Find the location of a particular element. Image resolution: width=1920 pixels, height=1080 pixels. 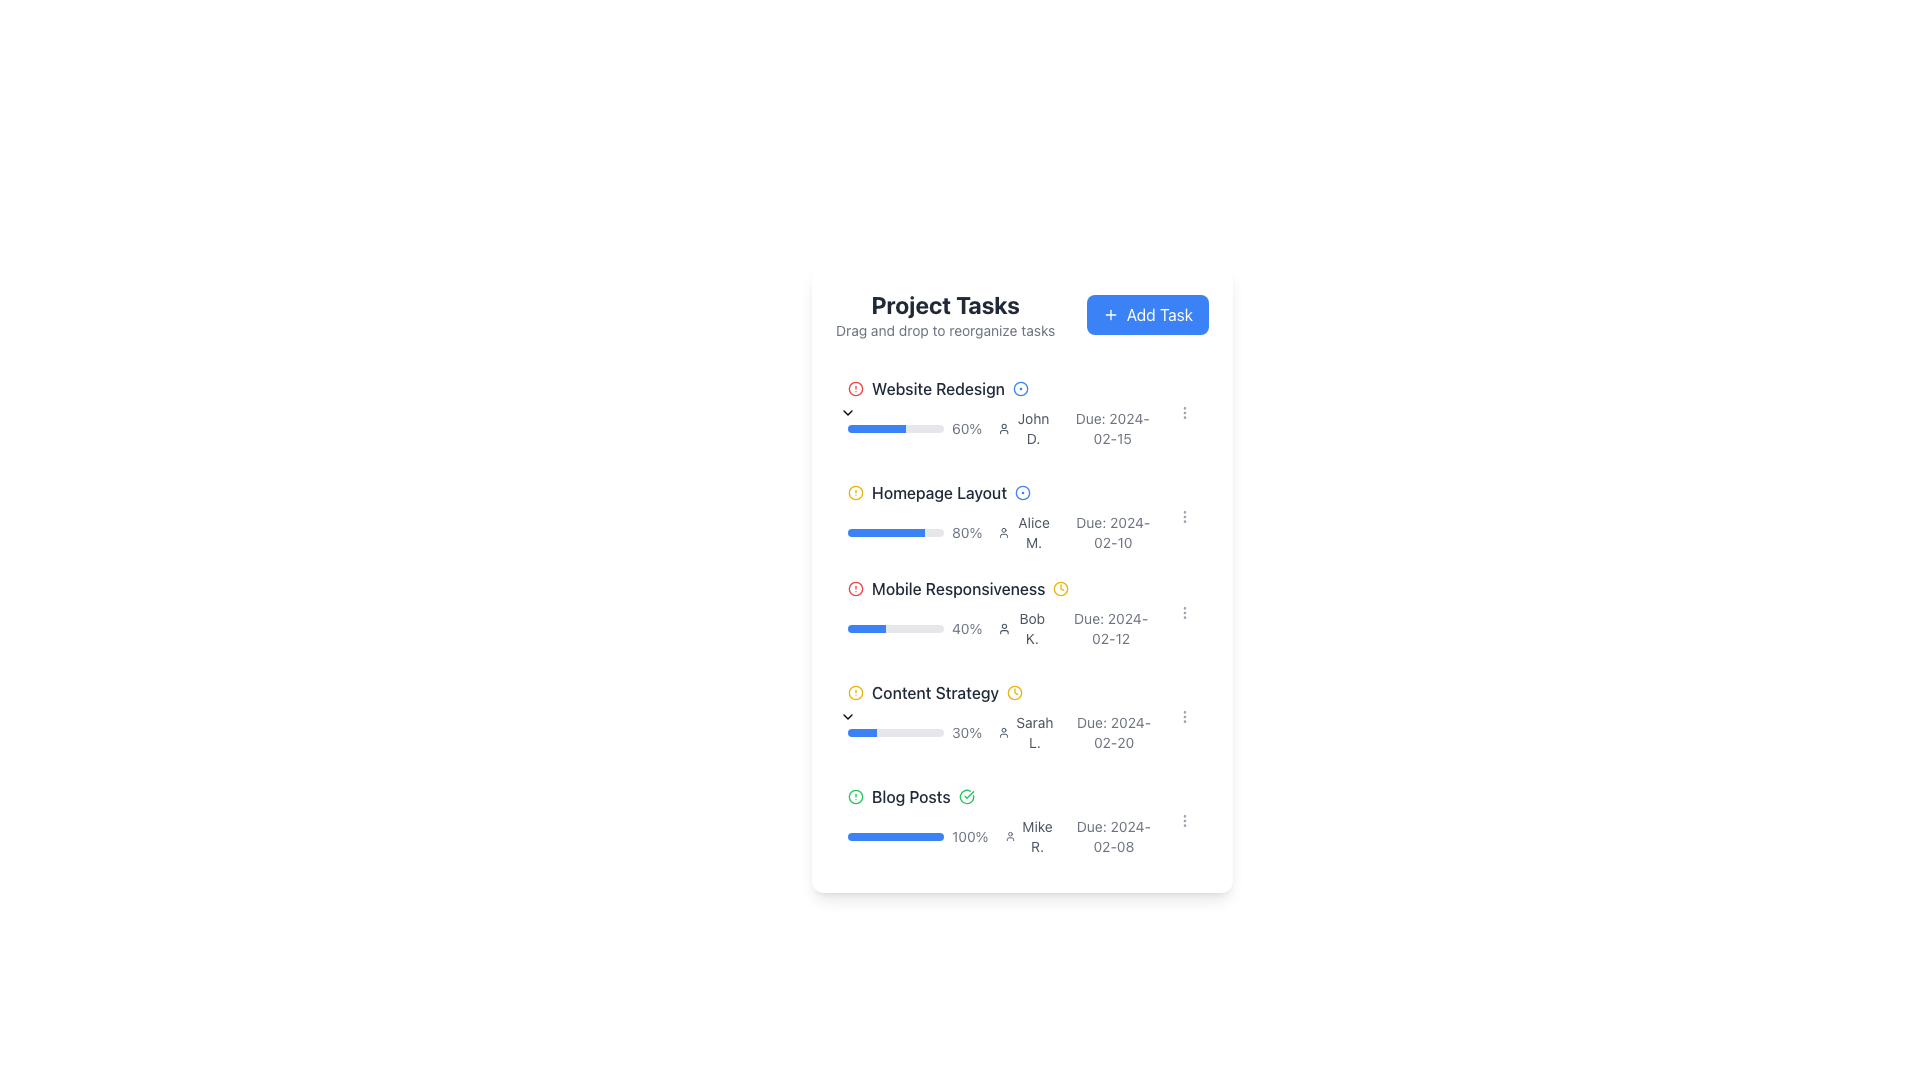

progress is located at coordinates (851, 627).